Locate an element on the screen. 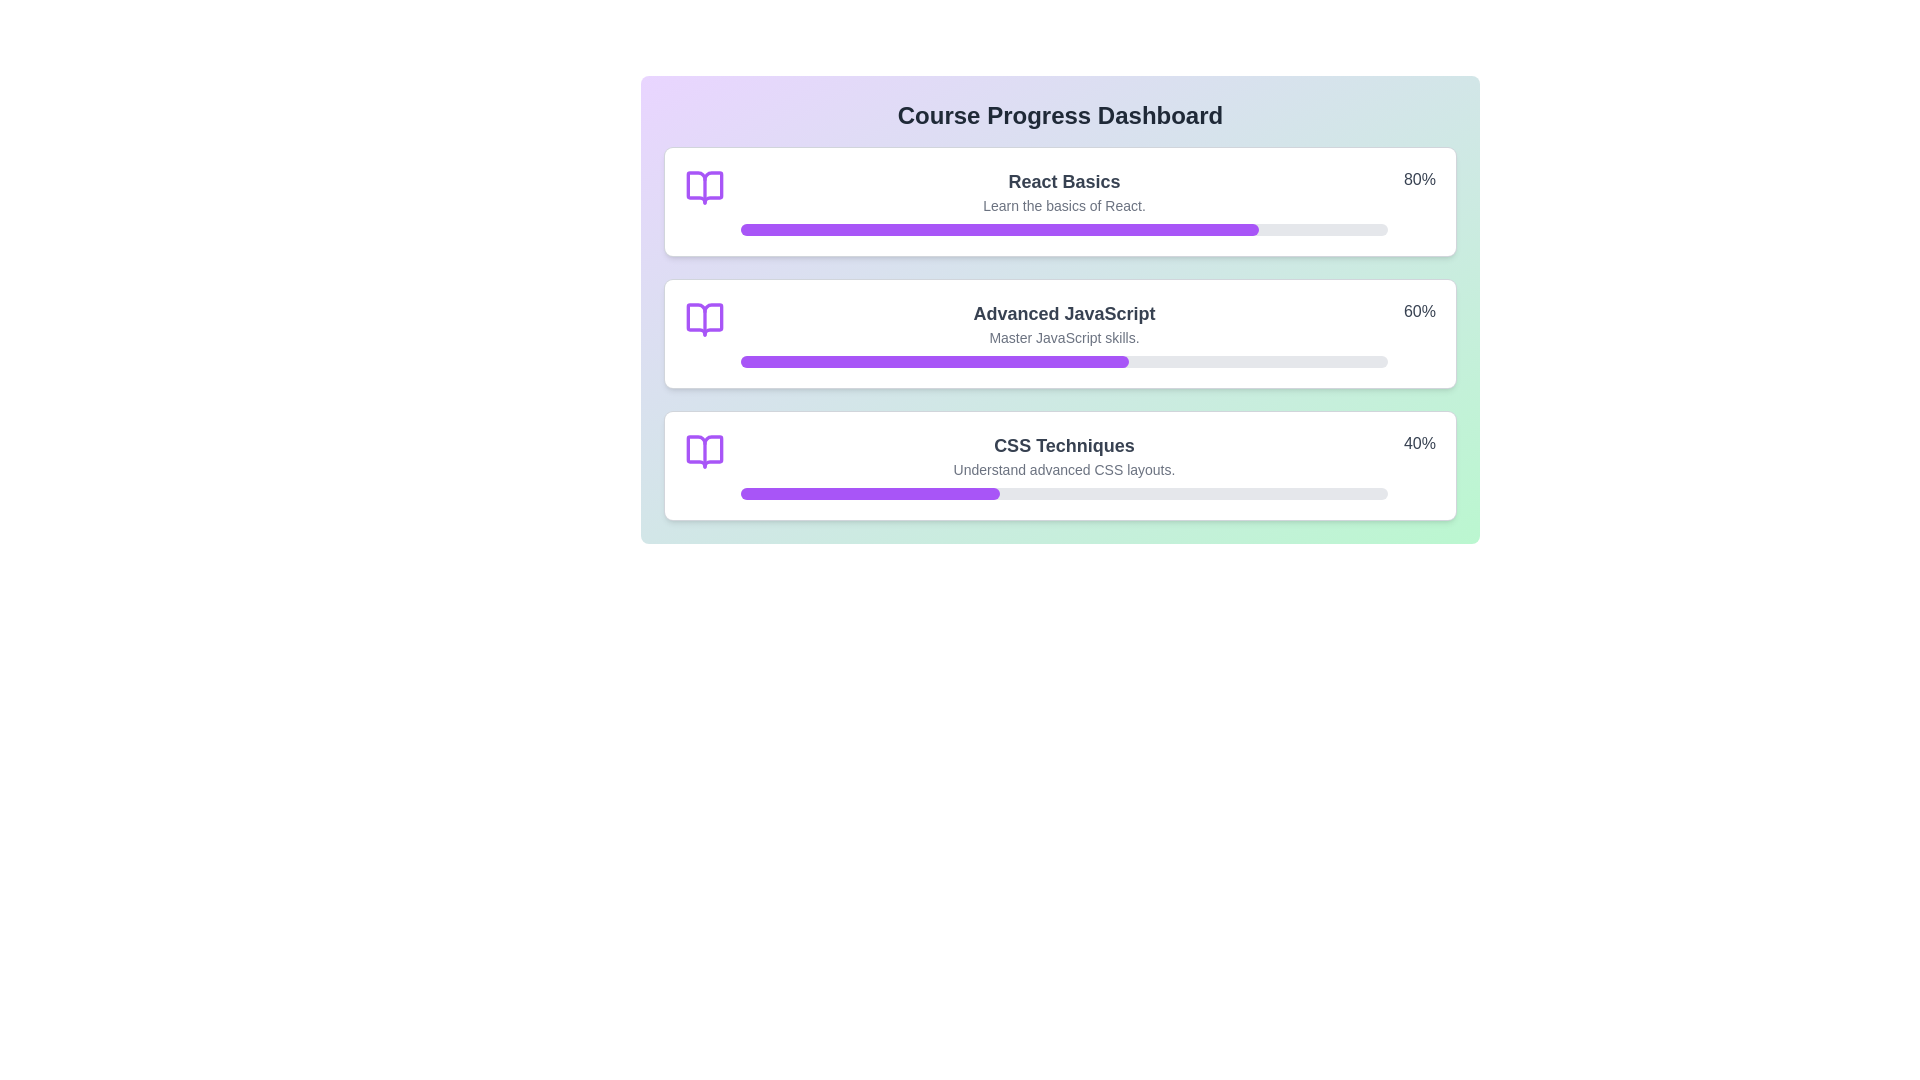  the label displaying '60%' in bold gray font, located above the purple progress bar on the right side of the progress card for 'Advanced JavaScript' is located at coordinates (1419, 313).